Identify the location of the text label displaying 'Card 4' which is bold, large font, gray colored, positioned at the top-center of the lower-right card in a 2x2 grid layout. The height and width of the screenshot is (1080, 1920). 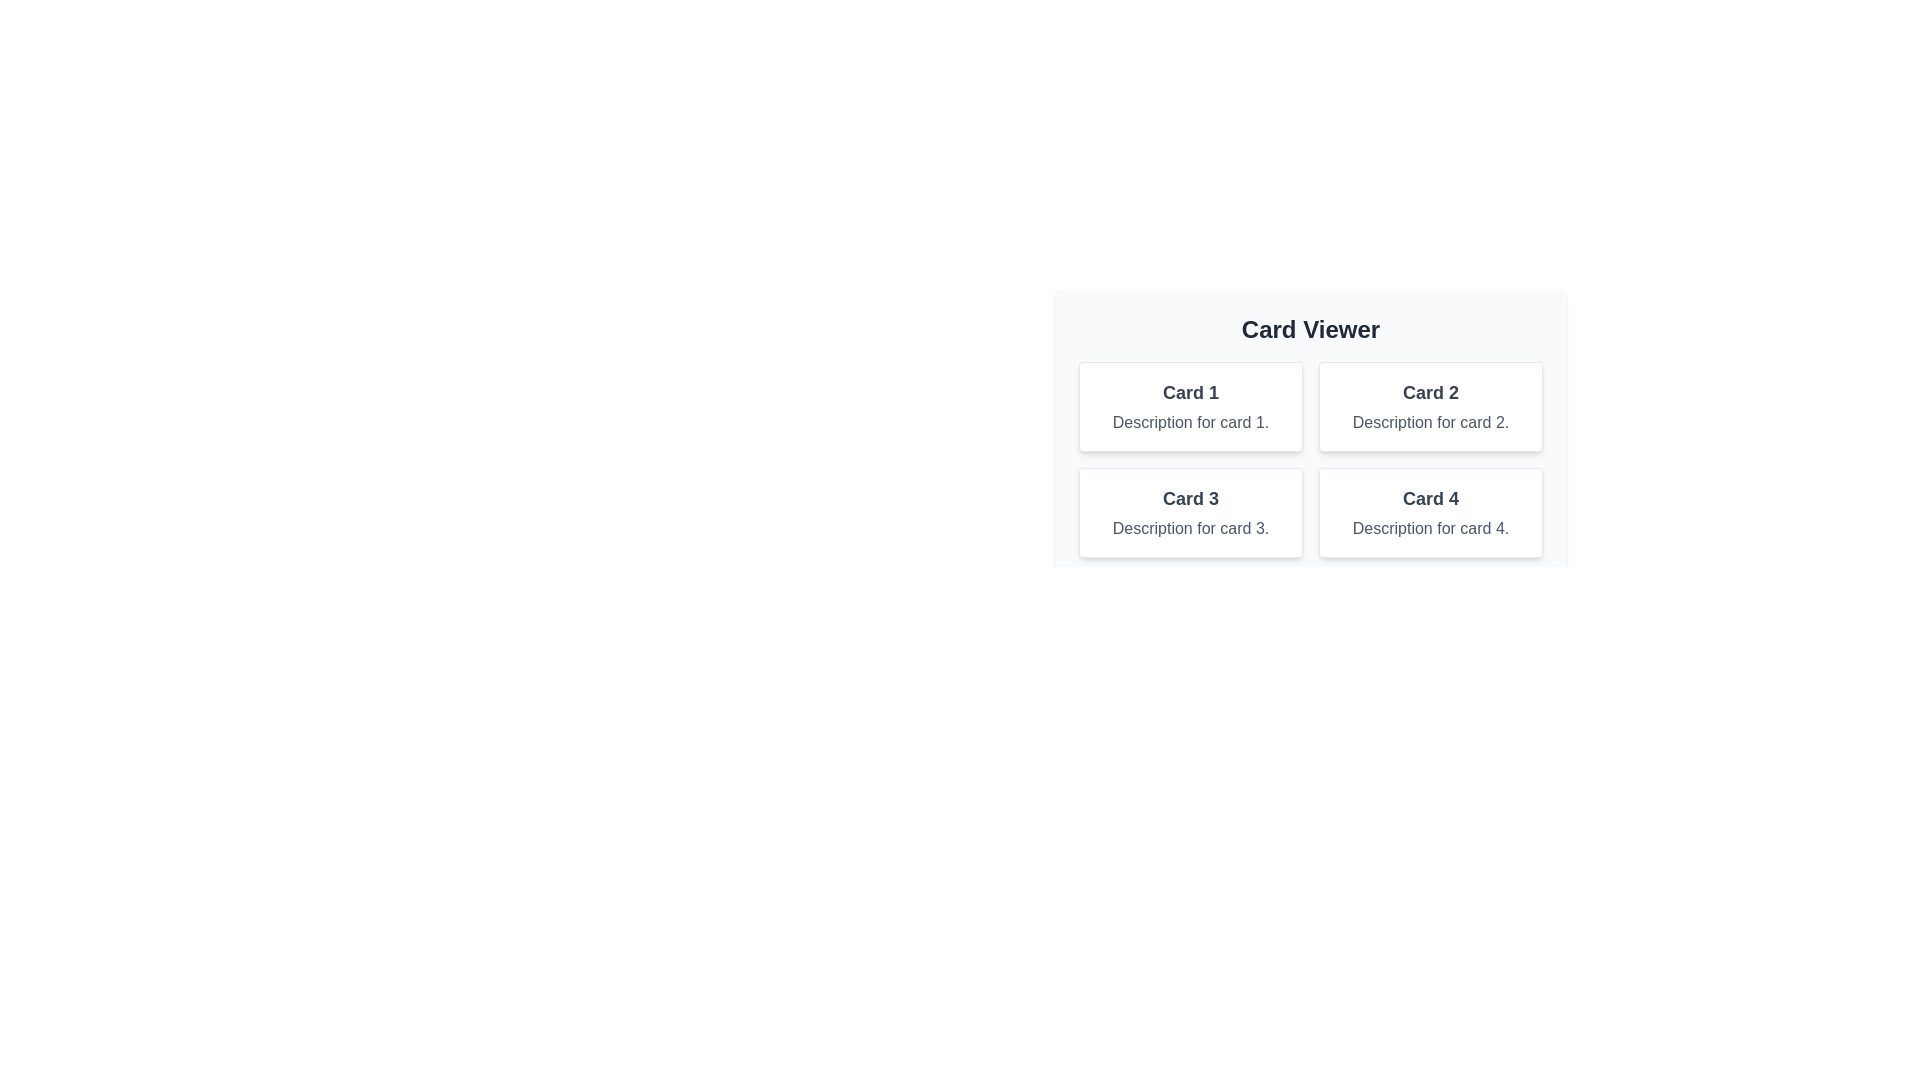
(1429, 497).